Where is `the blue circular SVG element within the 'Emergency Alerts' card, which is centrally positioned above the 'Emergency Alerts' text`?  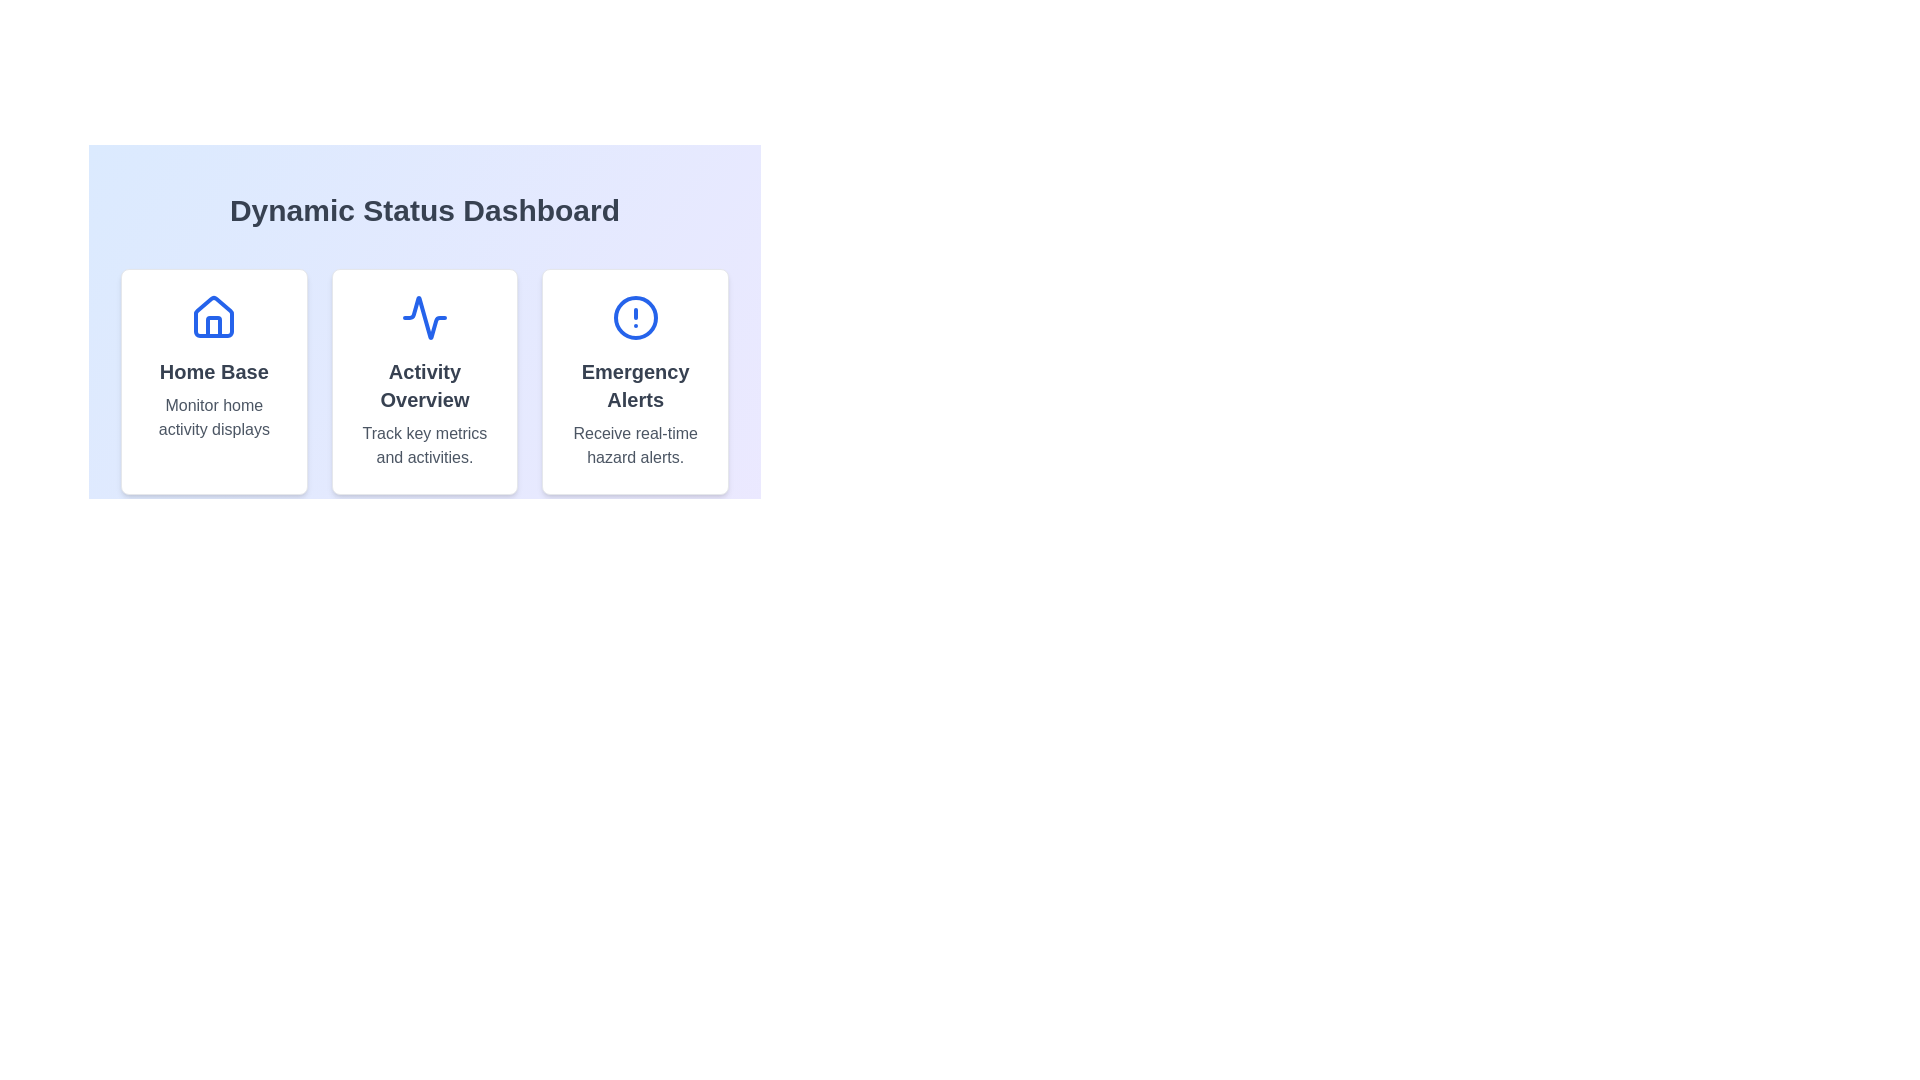
the blue circular SVG element within the 'Emergency Alerts' card, which is centrally positioned above the 'Emergency Alerts' text is located at coordinates (634, 316).